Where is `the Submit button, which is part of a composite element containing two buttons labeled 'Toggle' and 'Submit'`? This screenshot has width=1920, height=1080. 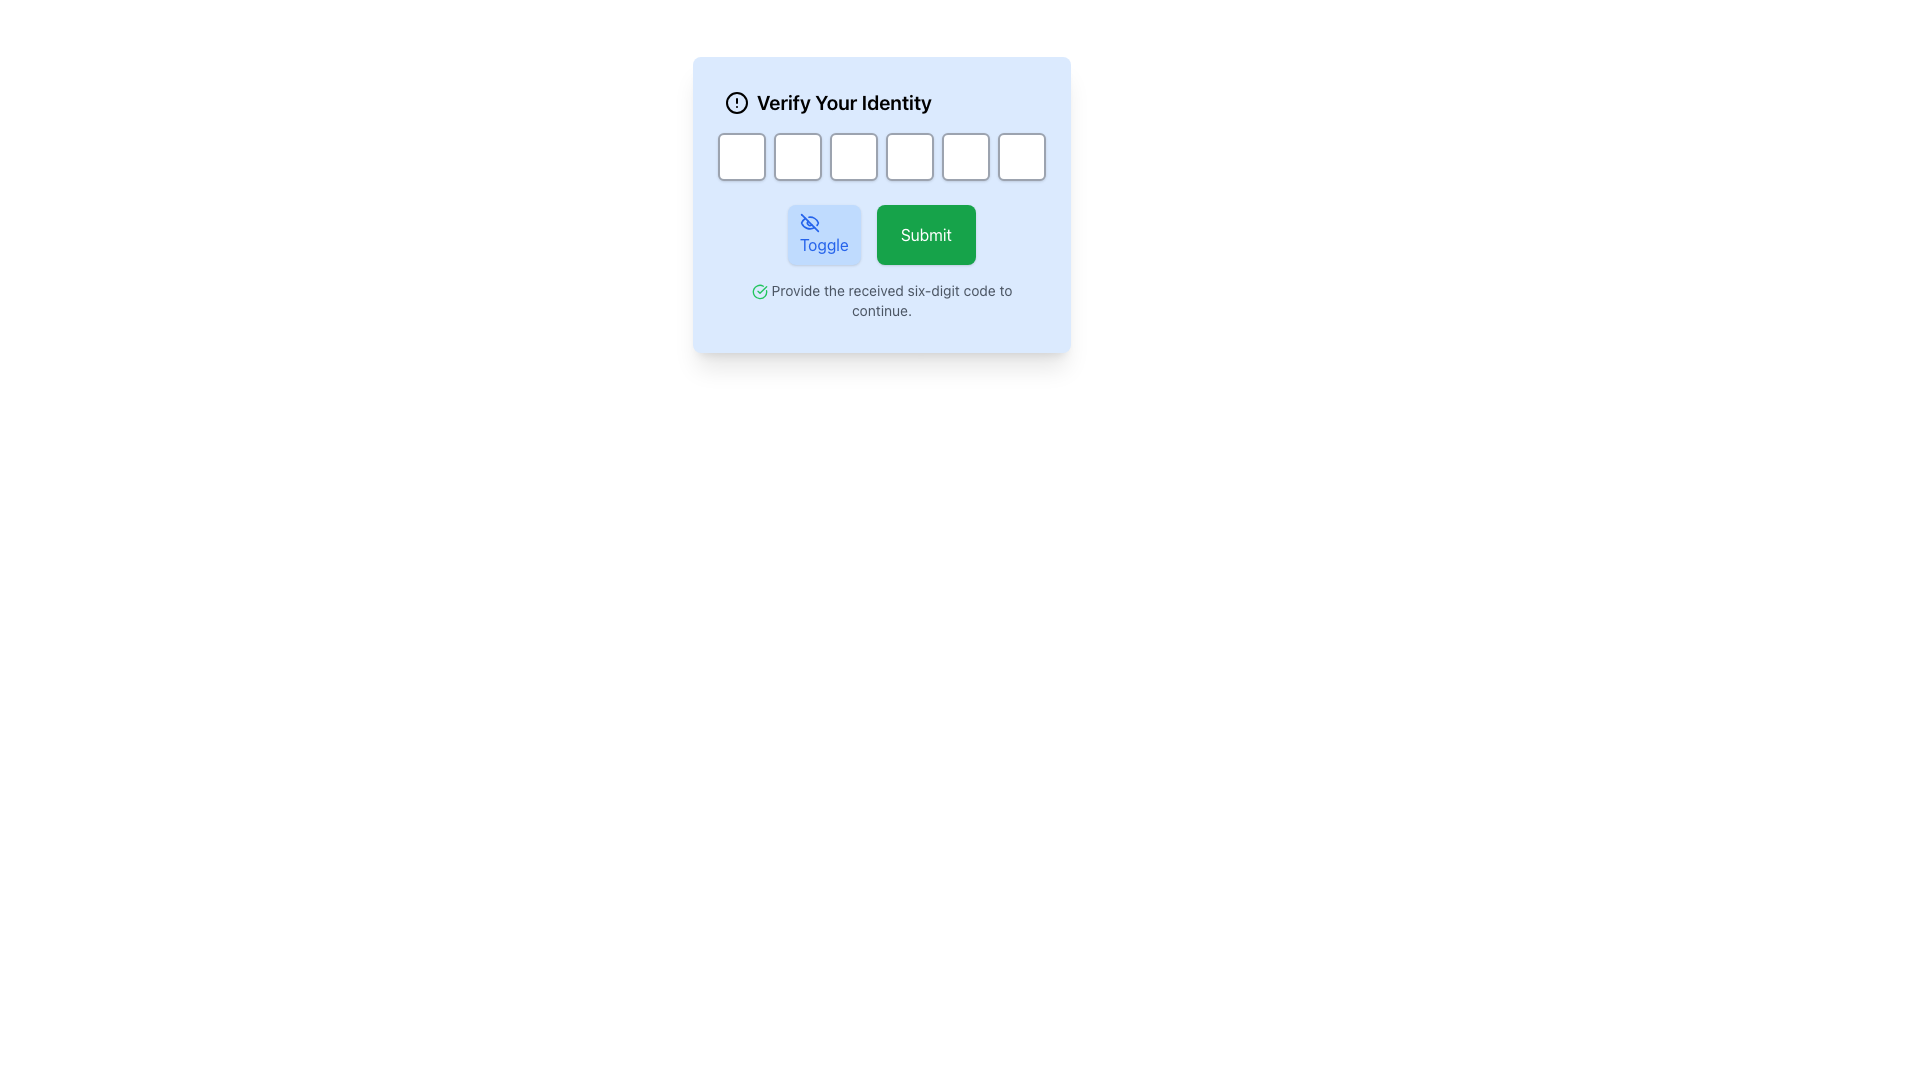
the Submit button, which is part of a composite element containing two buttons labeled 'Toggle' and 'Submit' is located at coordinates (881, 234).